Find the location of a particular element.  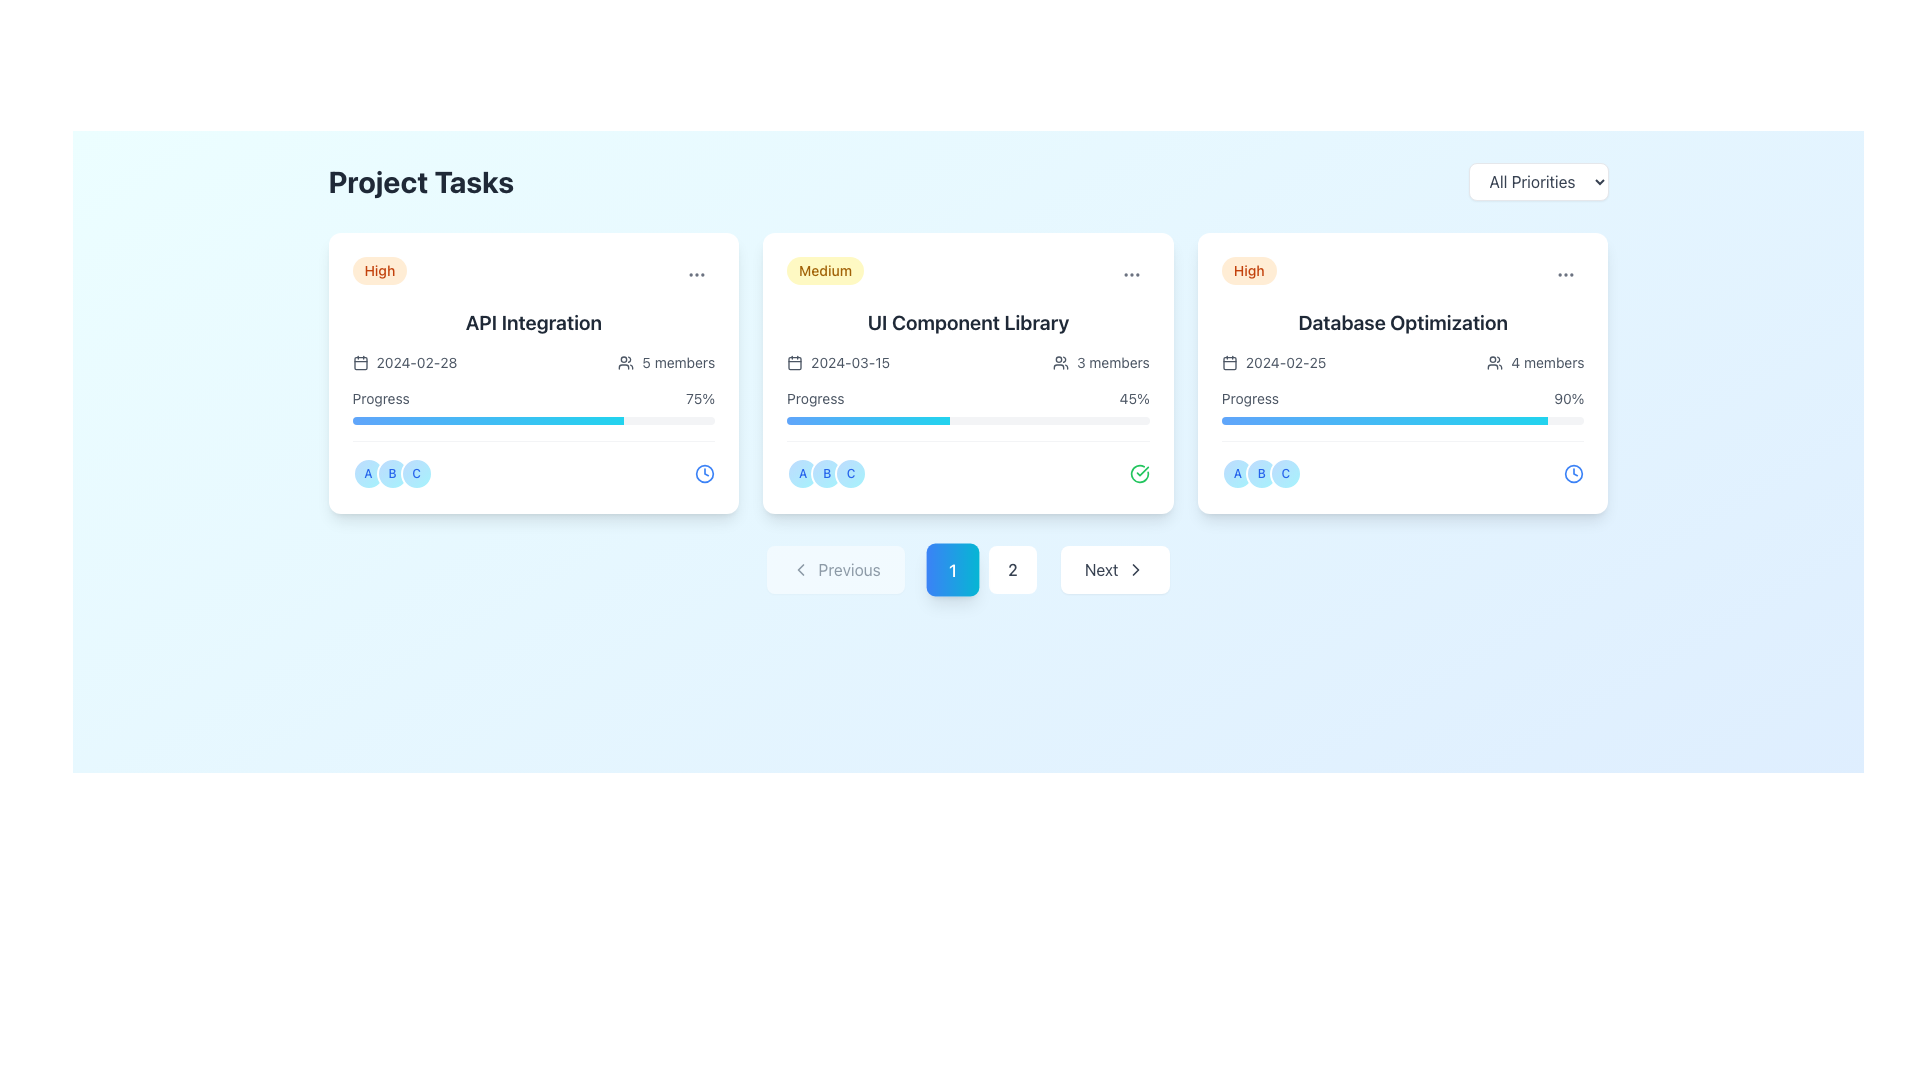

the interactive option menu button located at the top right corner of the 'API Integration' card is located at coordinates (697, 274).